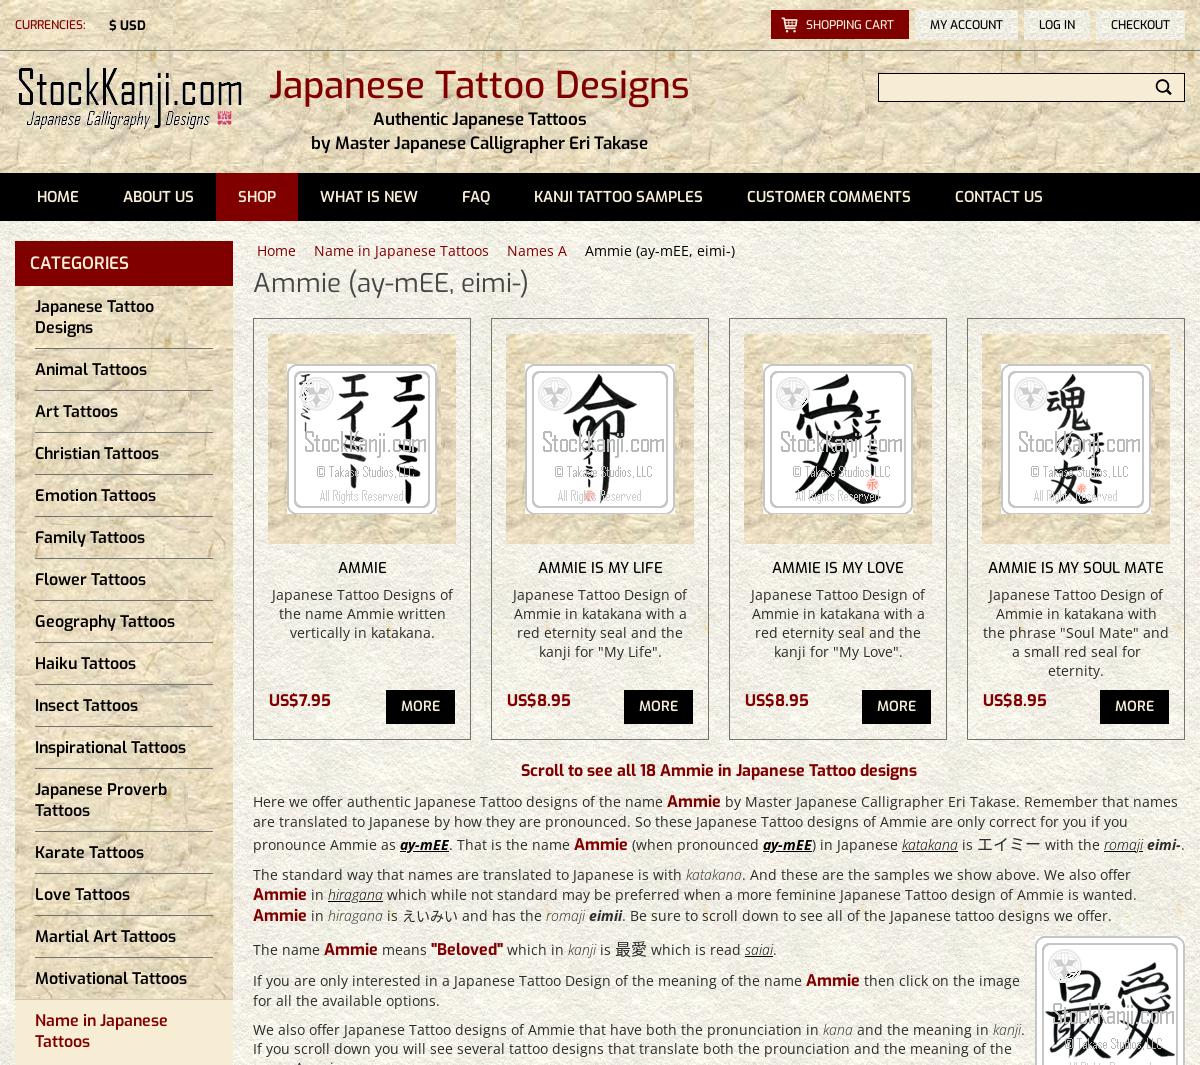 This screenshot has height=1065, width=1200. I want to click on 'Kanji Tattoo Samples', so click(618, 196).